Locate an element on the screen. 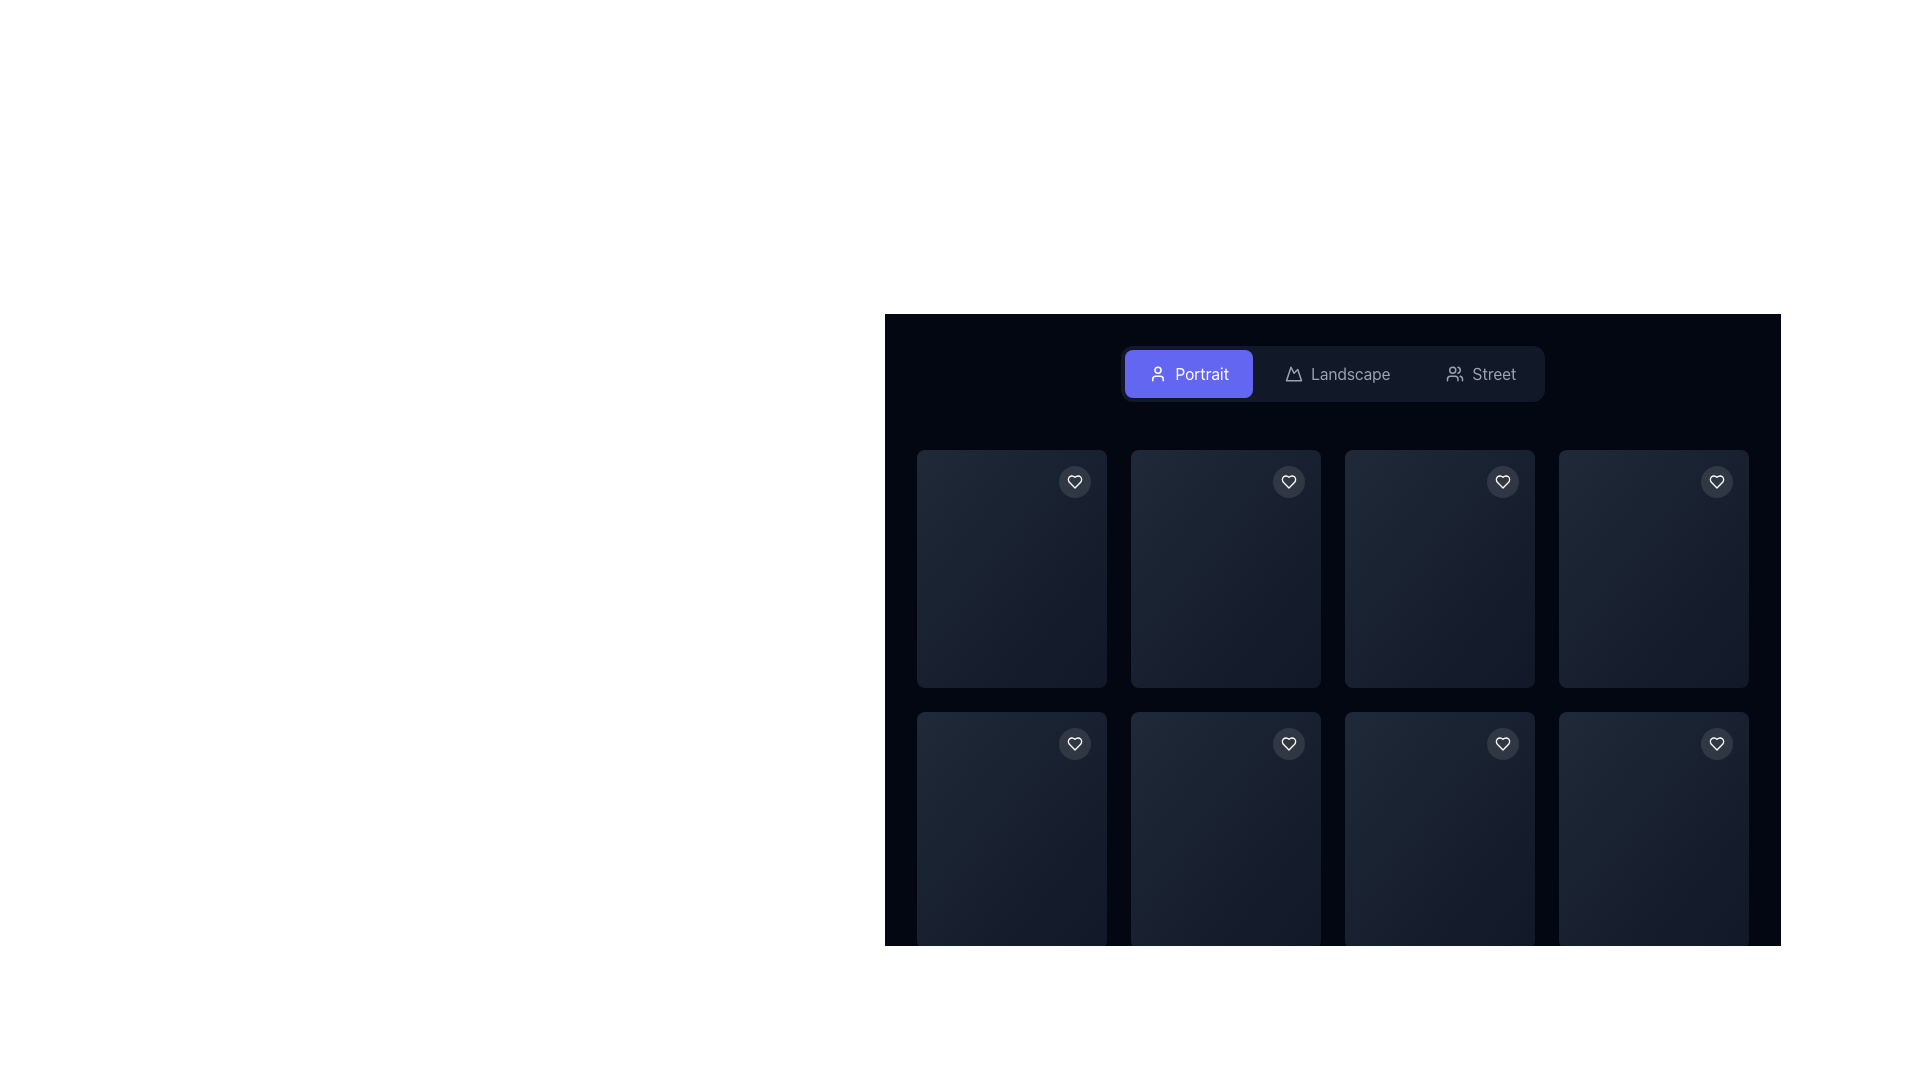 The height and width of the screenshot is (1080, 1920). the circular button with a white heart icon at its center located in the top-right corner of the grid card in the fourth column of the last row is located at coordinates (1716, 743).